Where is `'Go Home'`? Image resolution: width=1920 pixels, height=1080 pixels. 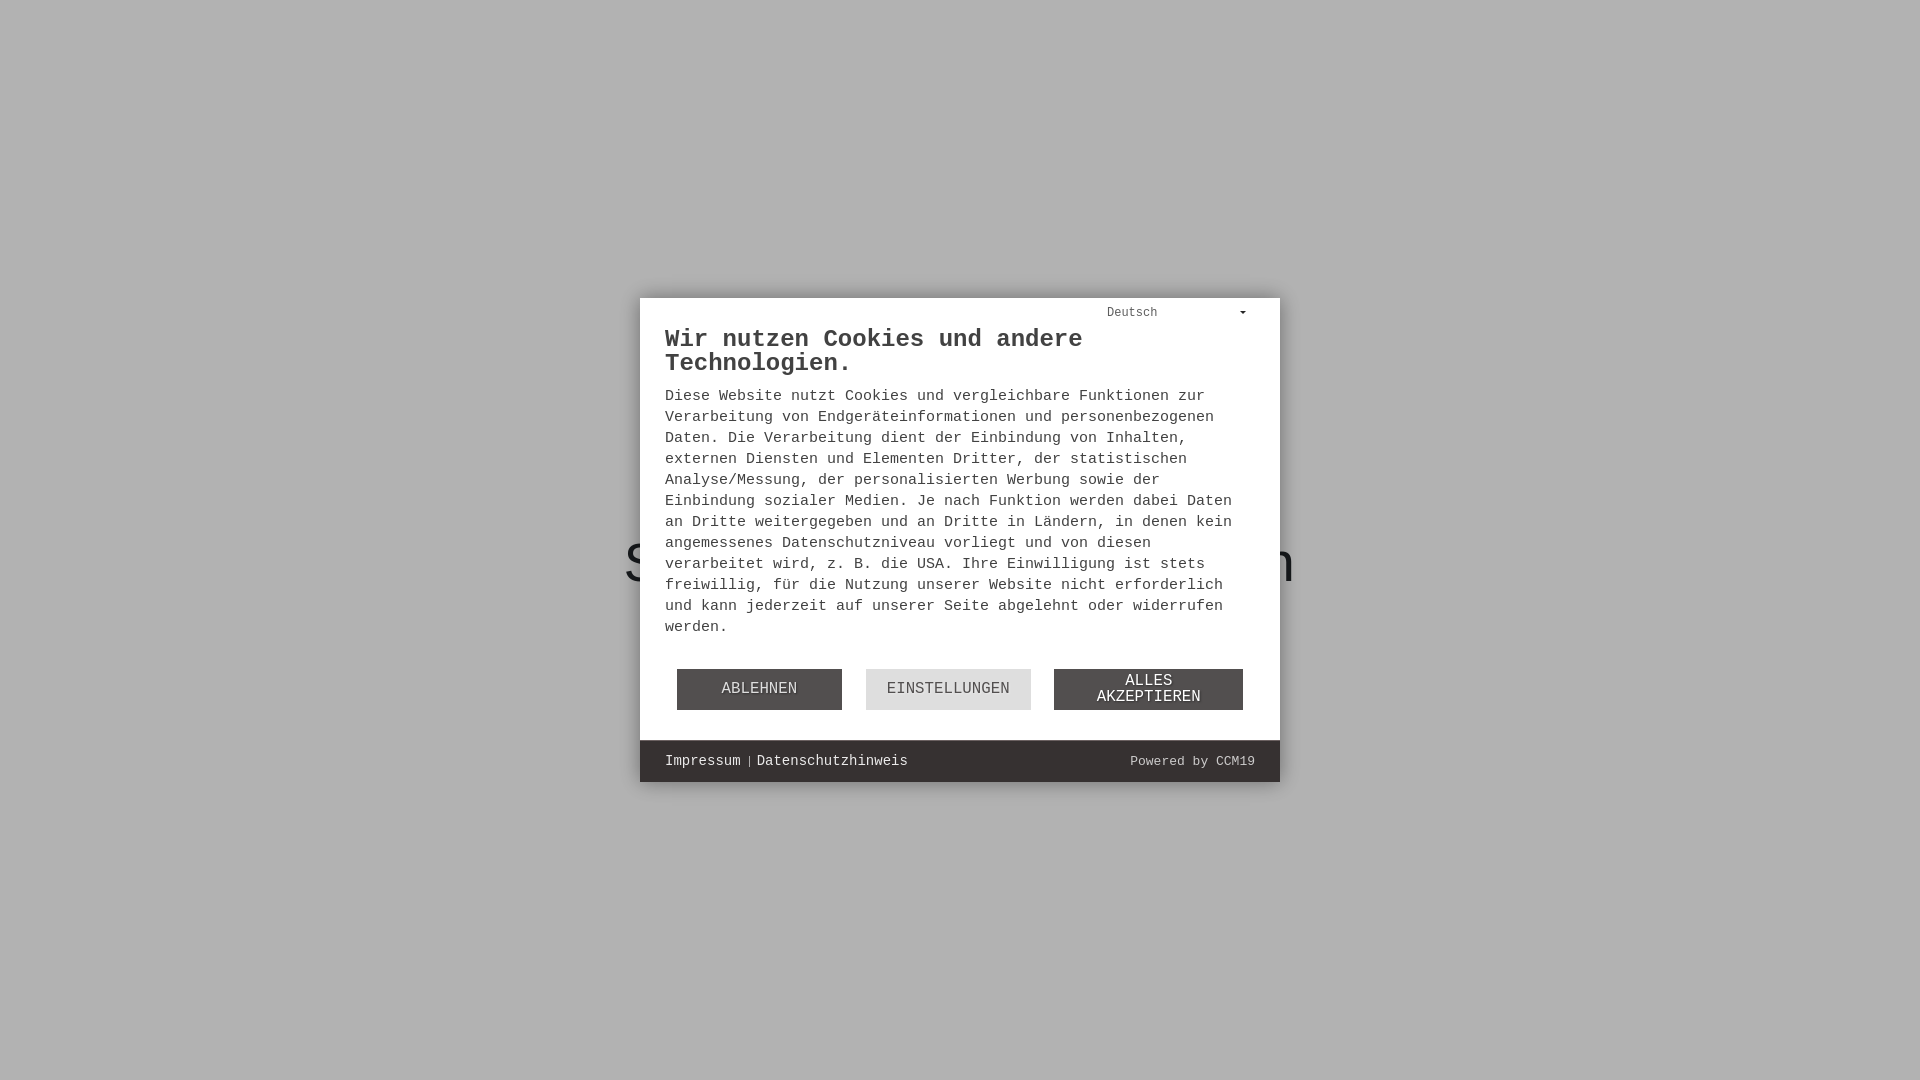 'Go Home' is located at coordinates (958, 677).